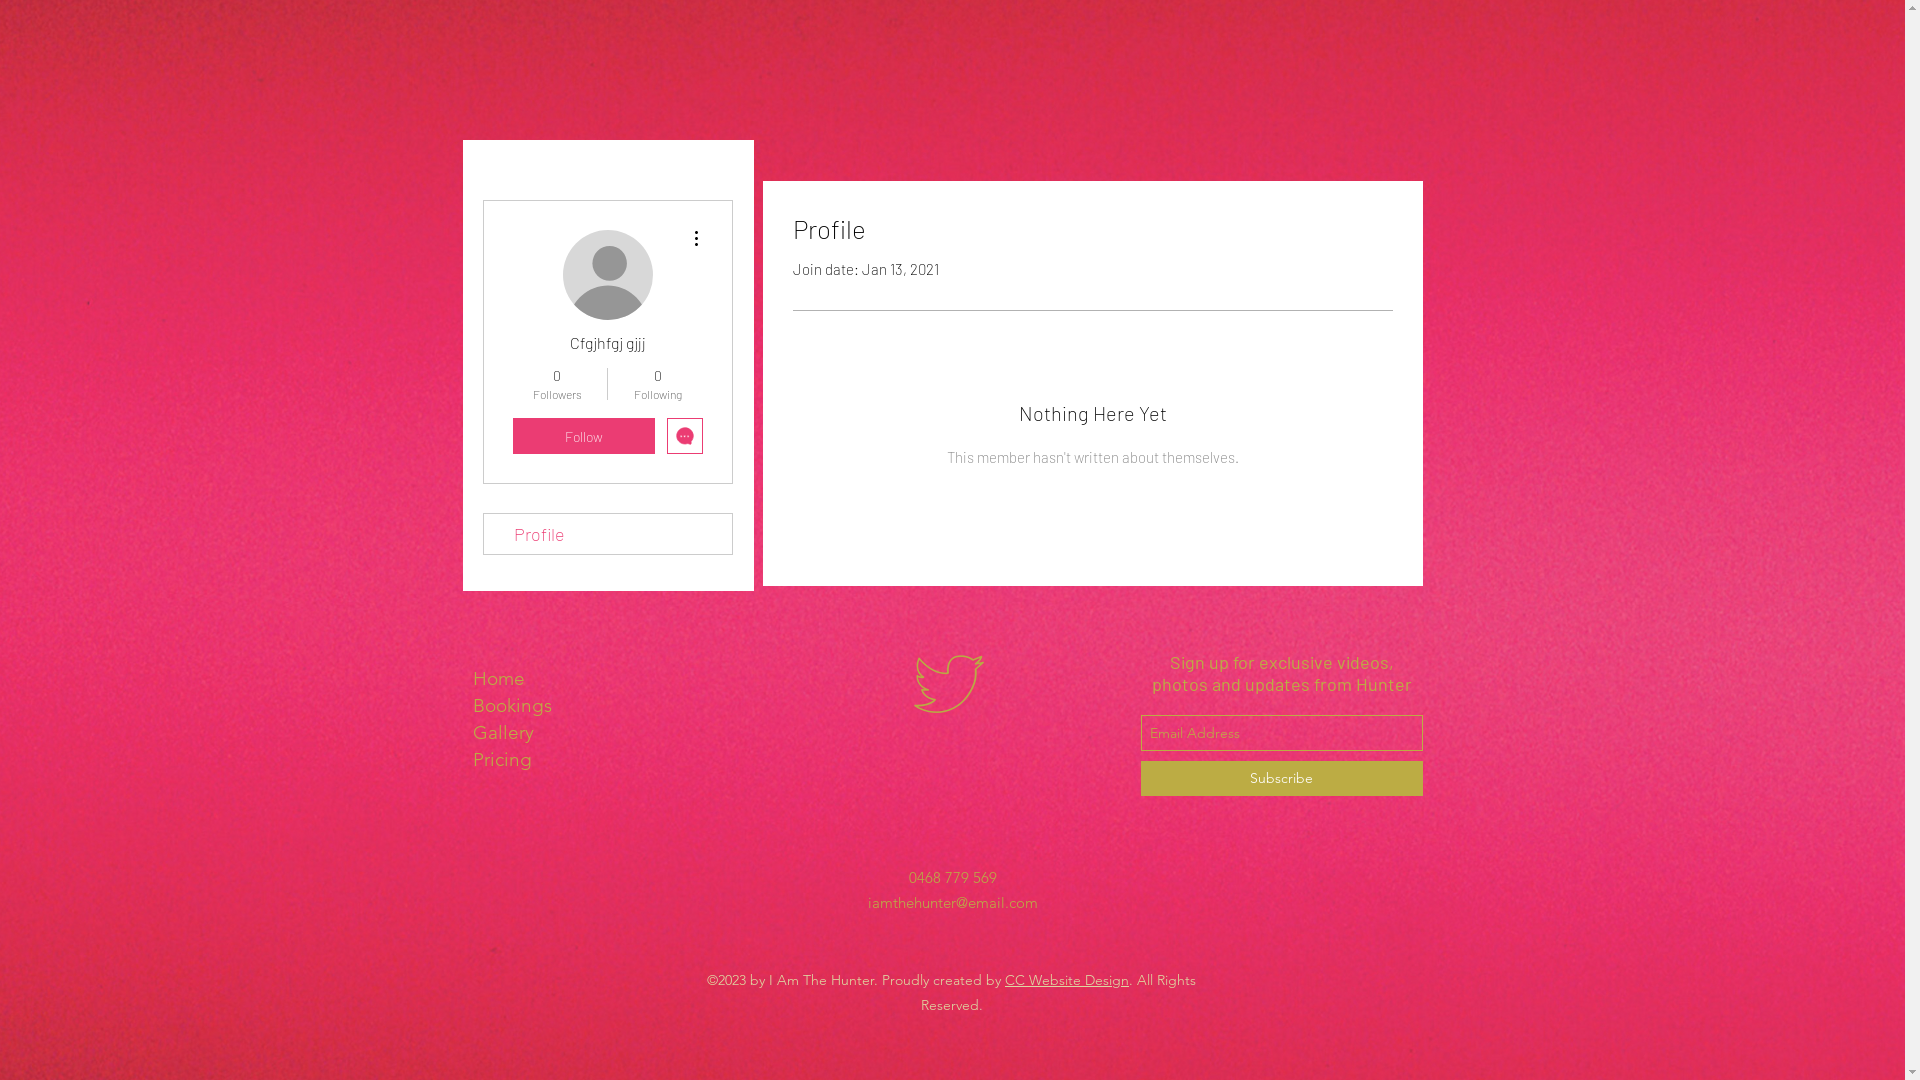  Describe the element at coordinates (1065, 978) in the screenshot. I see `'CC Website Design'` at that location.